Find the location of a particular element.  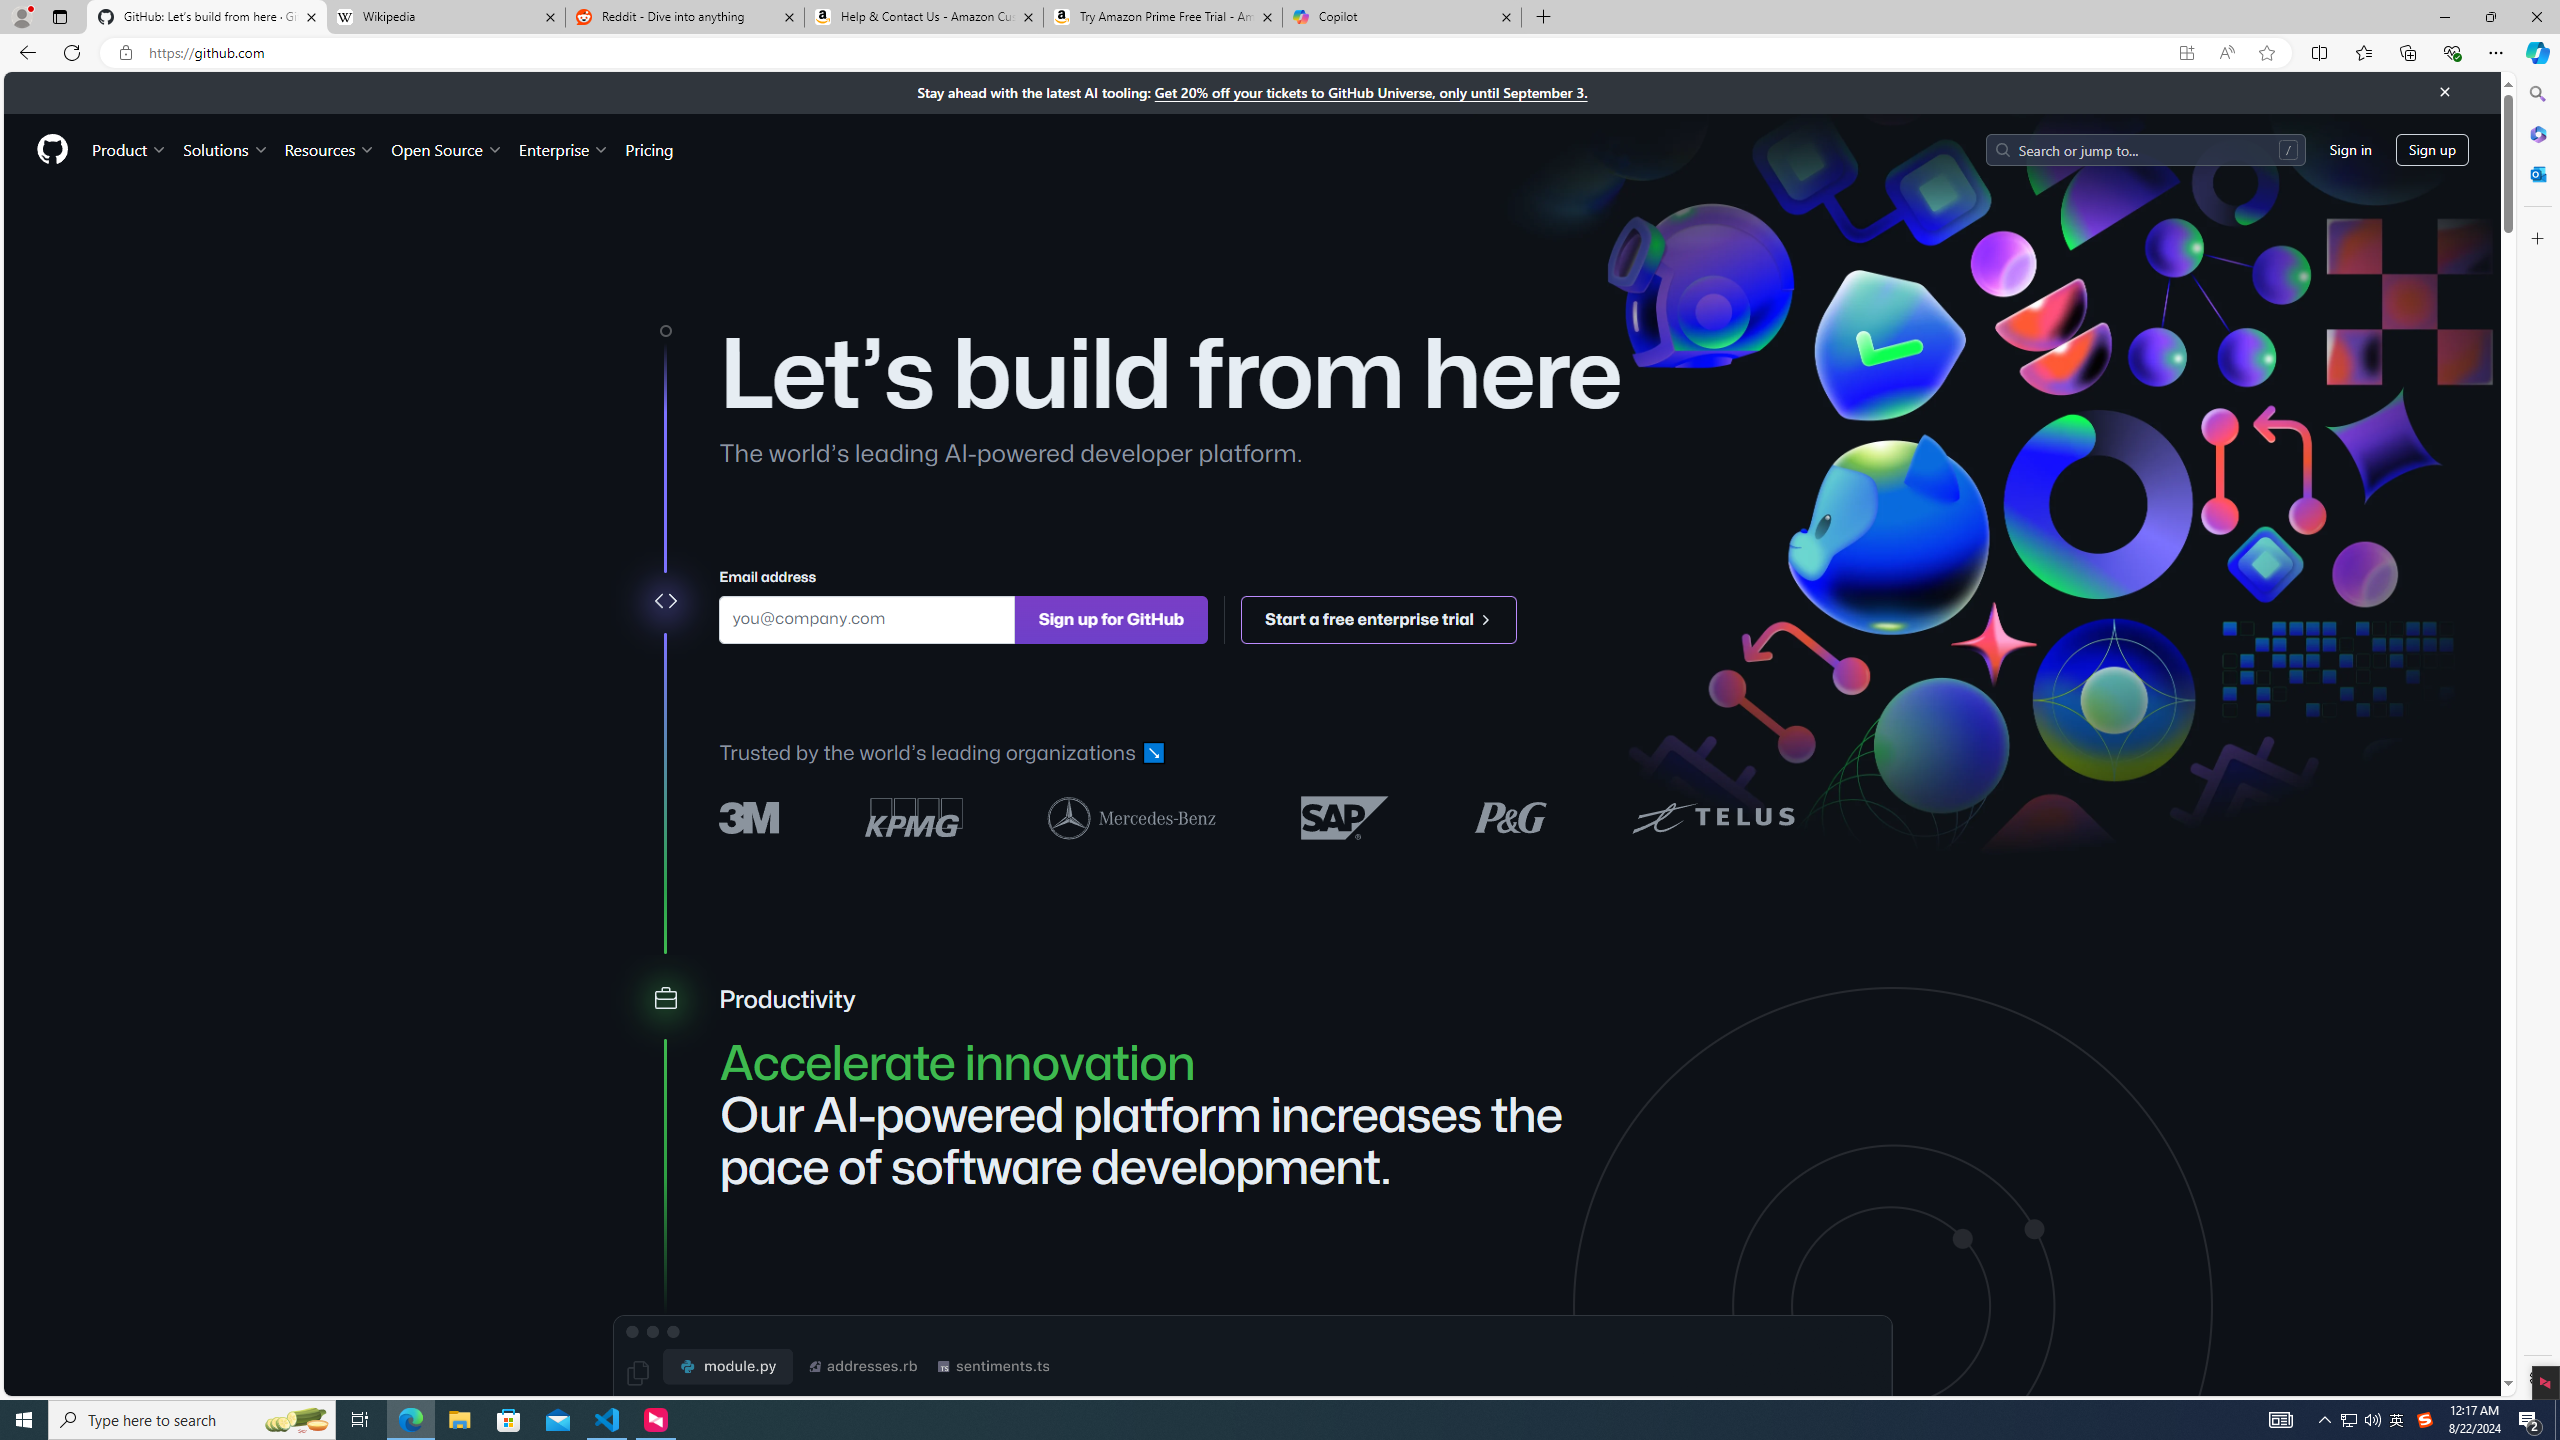

'Start a free enterprise trial ' is located at coordinates (1378, 618).